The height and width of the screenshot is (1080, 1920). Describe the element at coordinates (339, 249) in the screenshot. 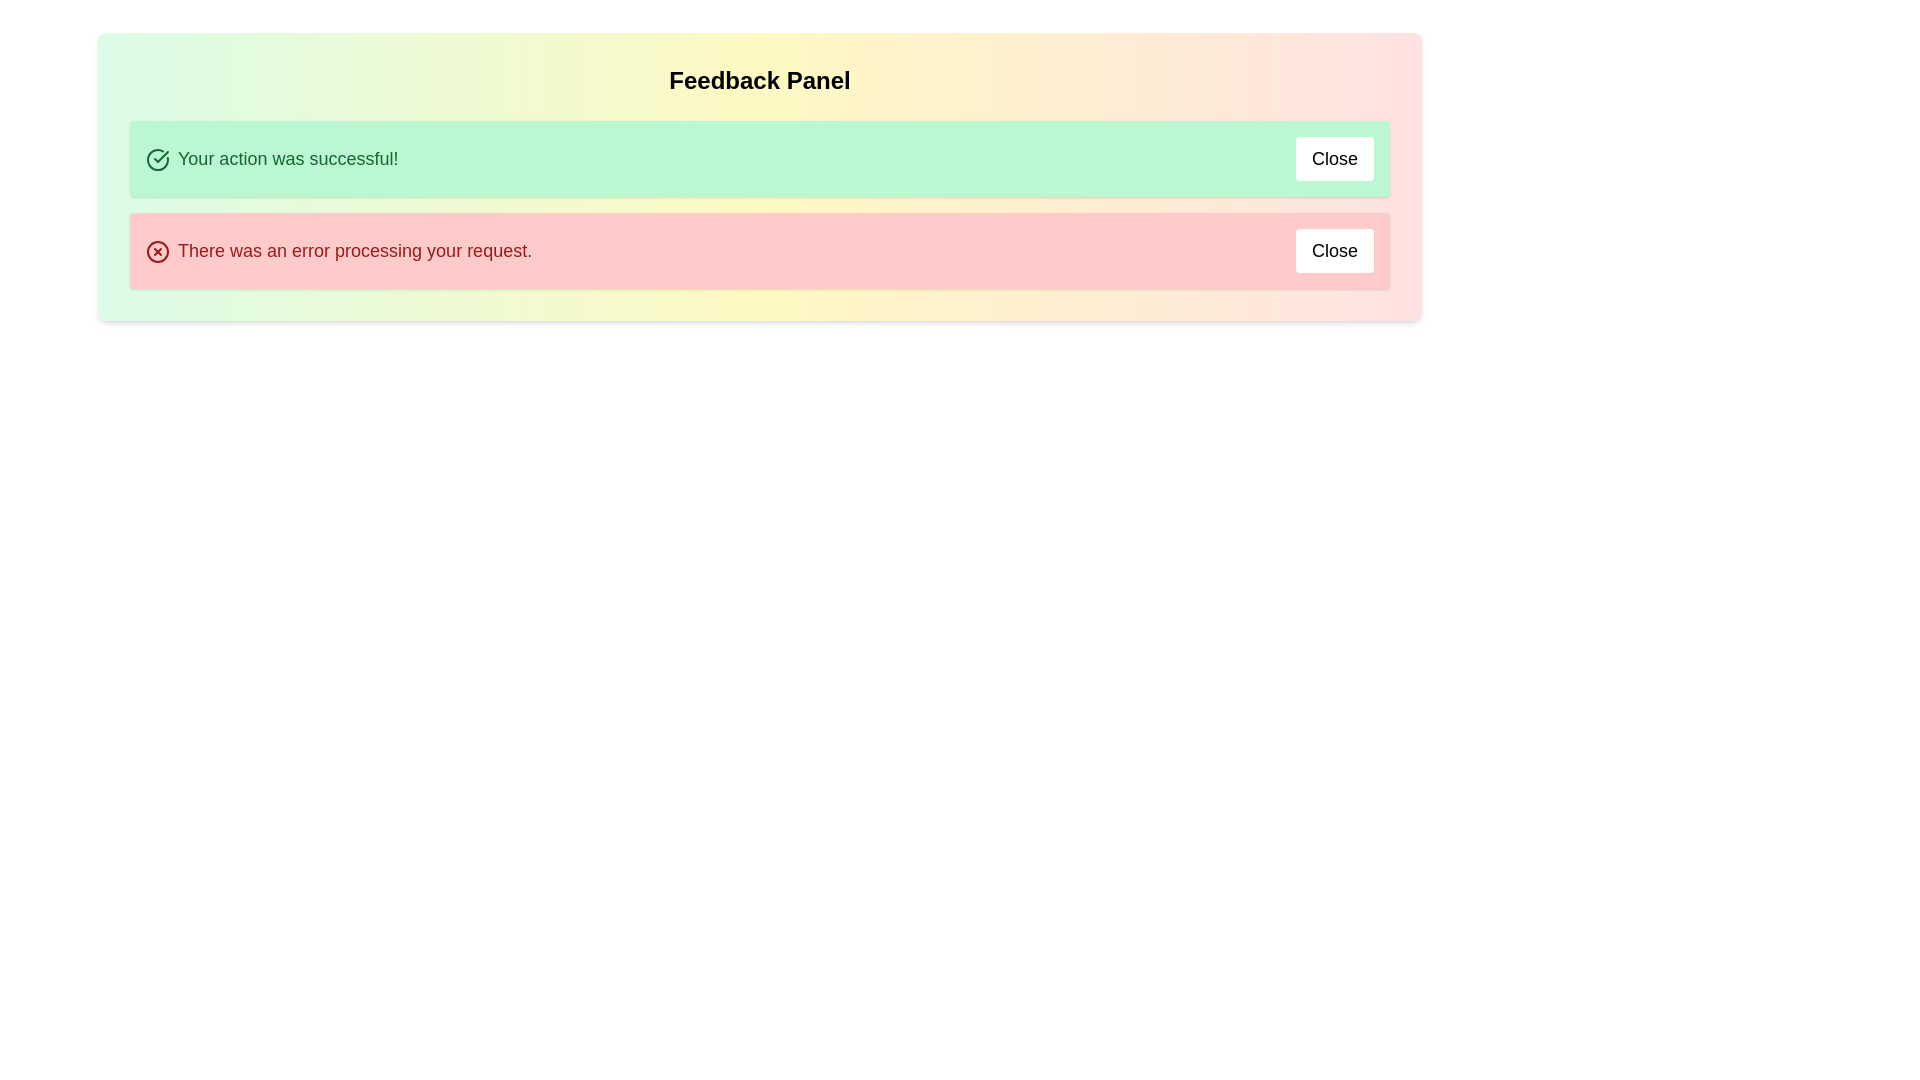

I see `the error message displayed in white text on a red background, which is the leftmost component in the red notification bar of the feedback panel` at that location.